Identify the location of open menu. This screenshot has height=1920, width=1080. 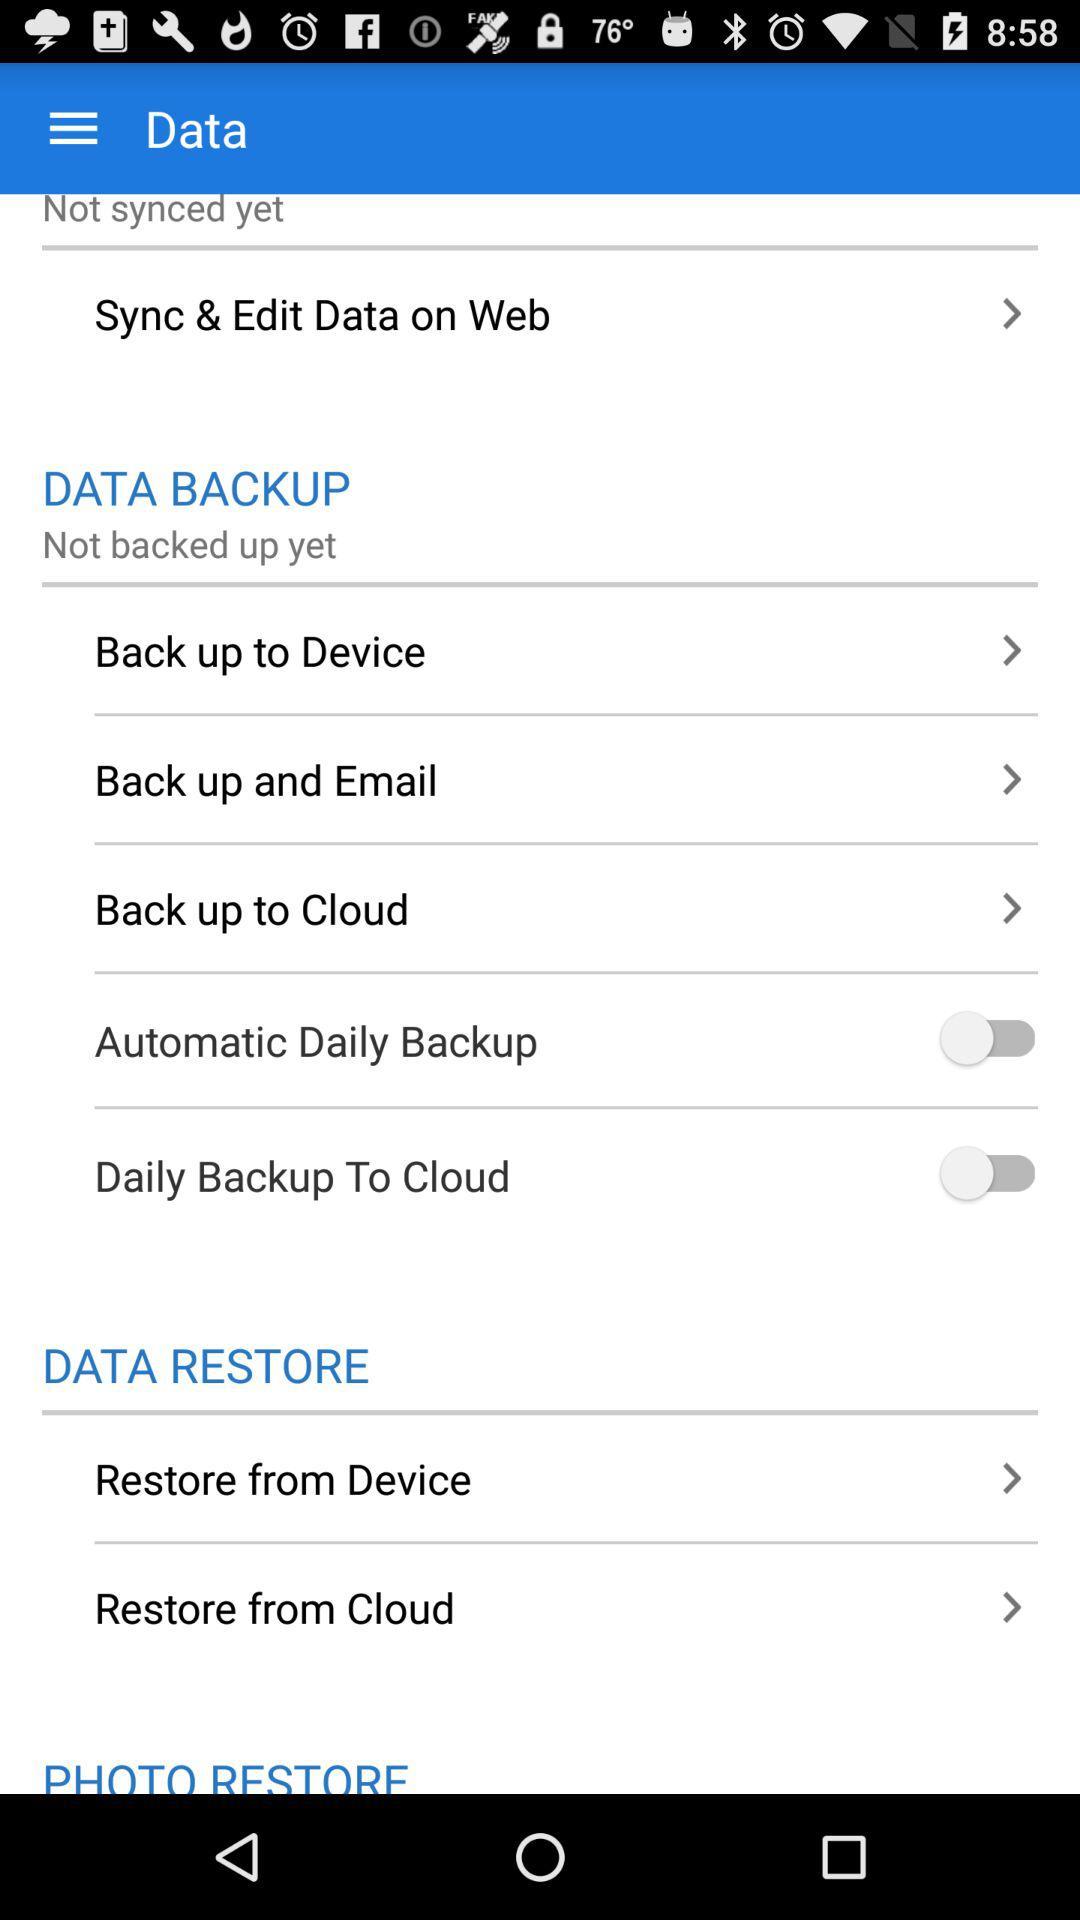
(72, 127).